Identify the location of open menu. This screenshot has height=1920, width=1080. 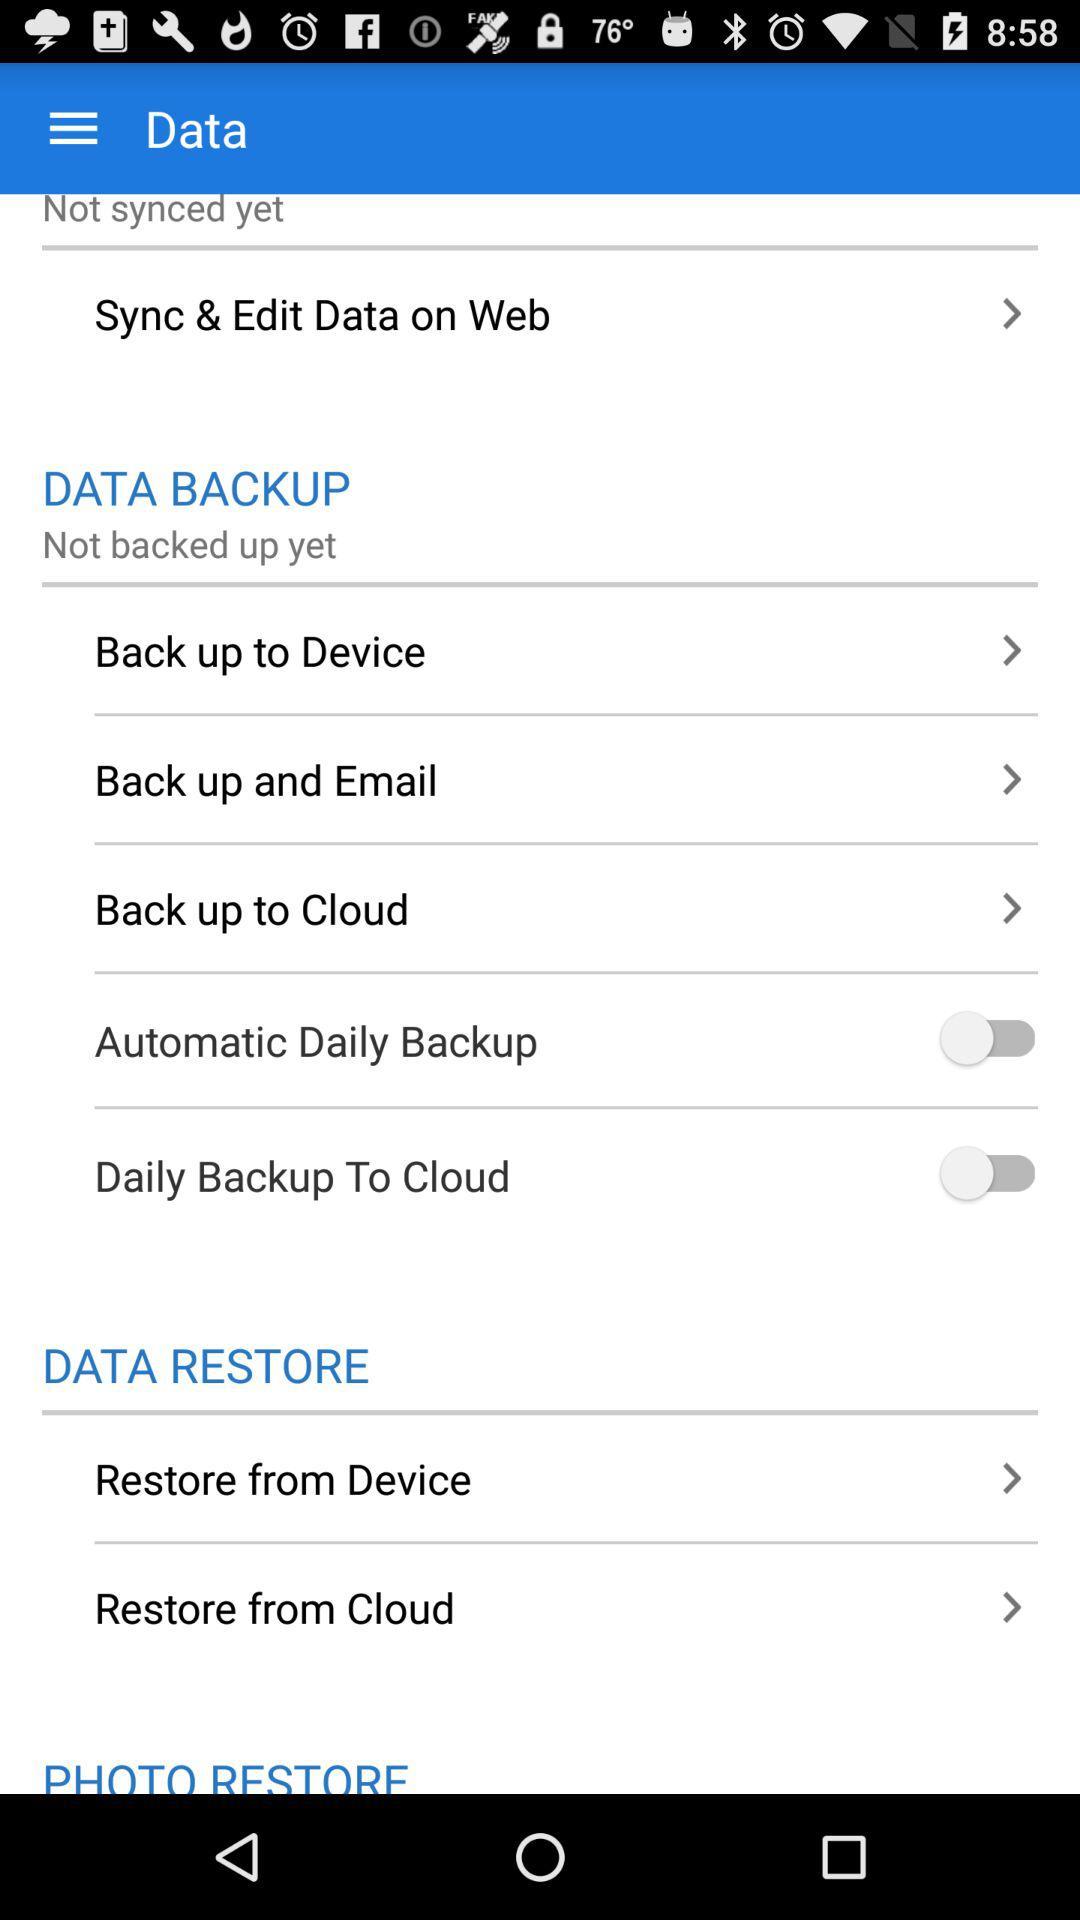
(72, 127).